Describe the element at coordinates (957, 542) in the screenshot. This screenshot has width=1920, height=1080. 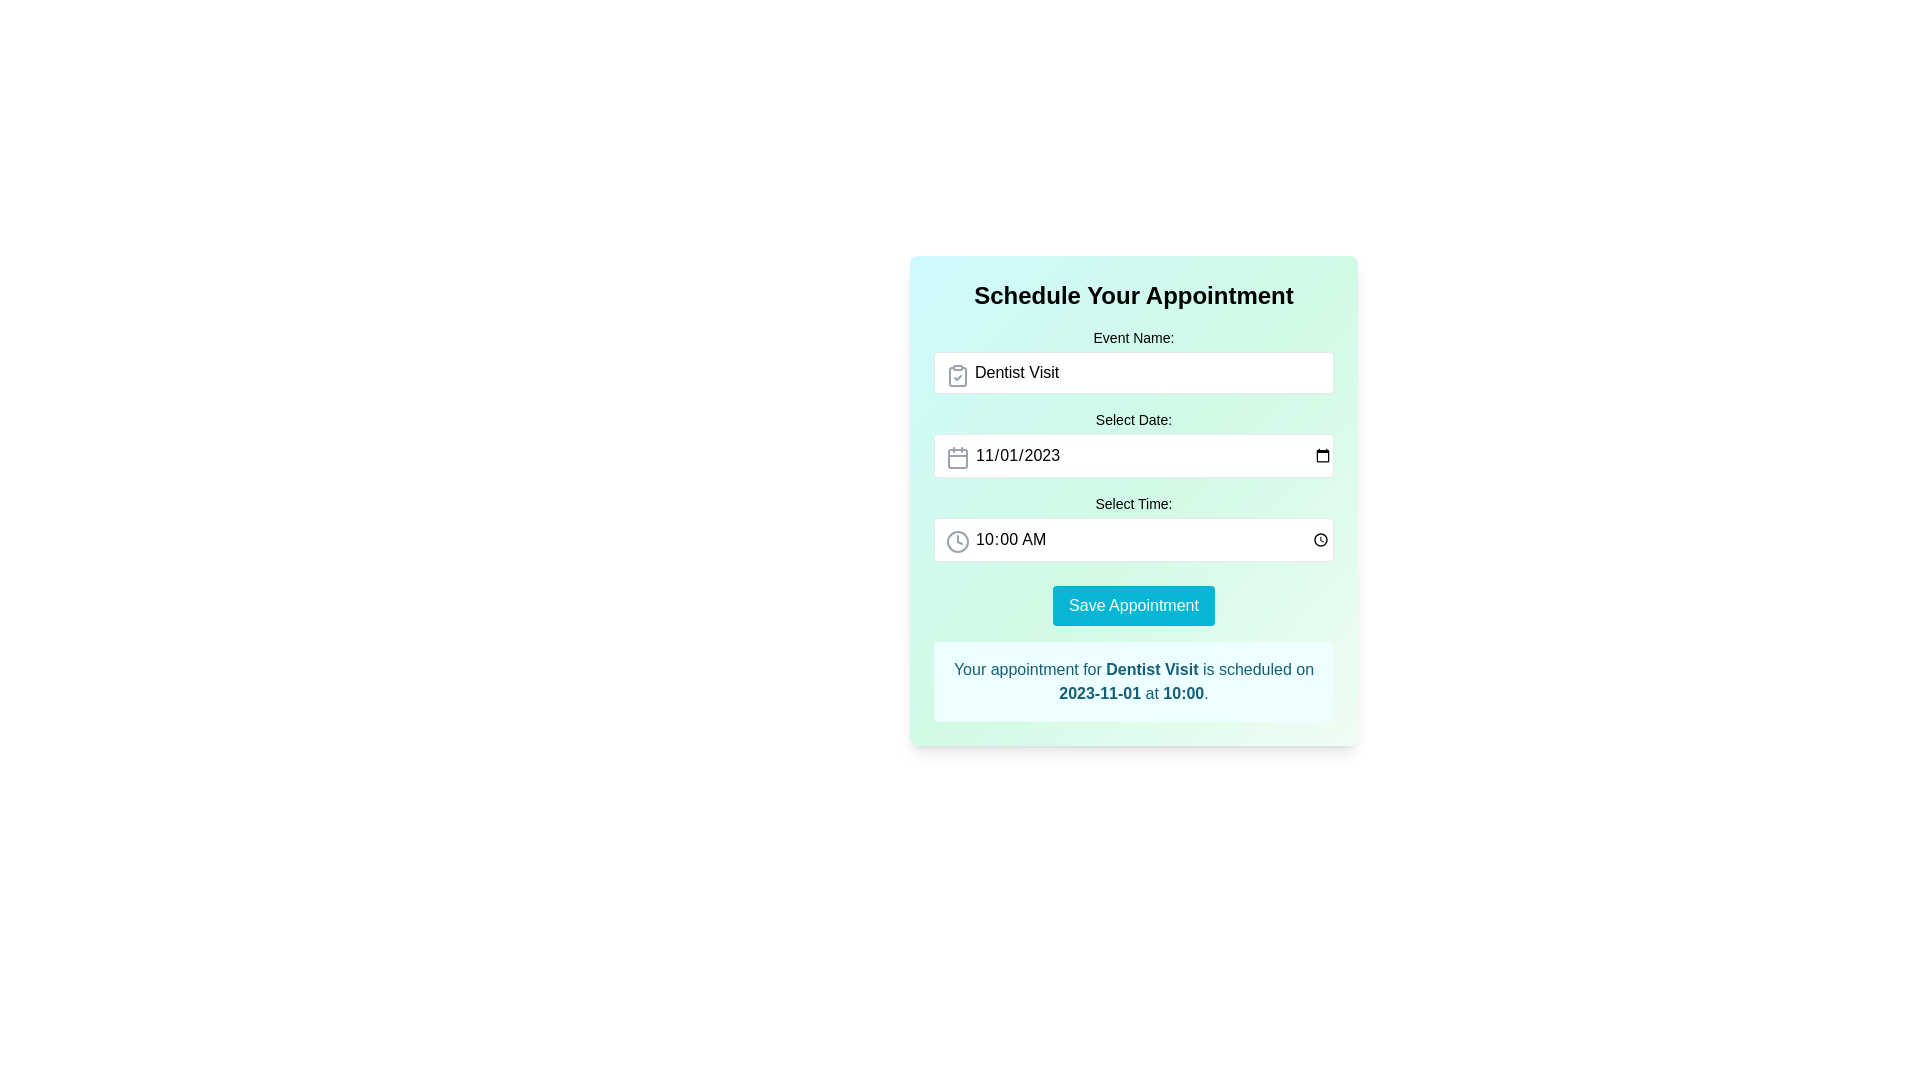
I see `the circular clock icon, which is styled in gray and located near the time selection field` at that location.